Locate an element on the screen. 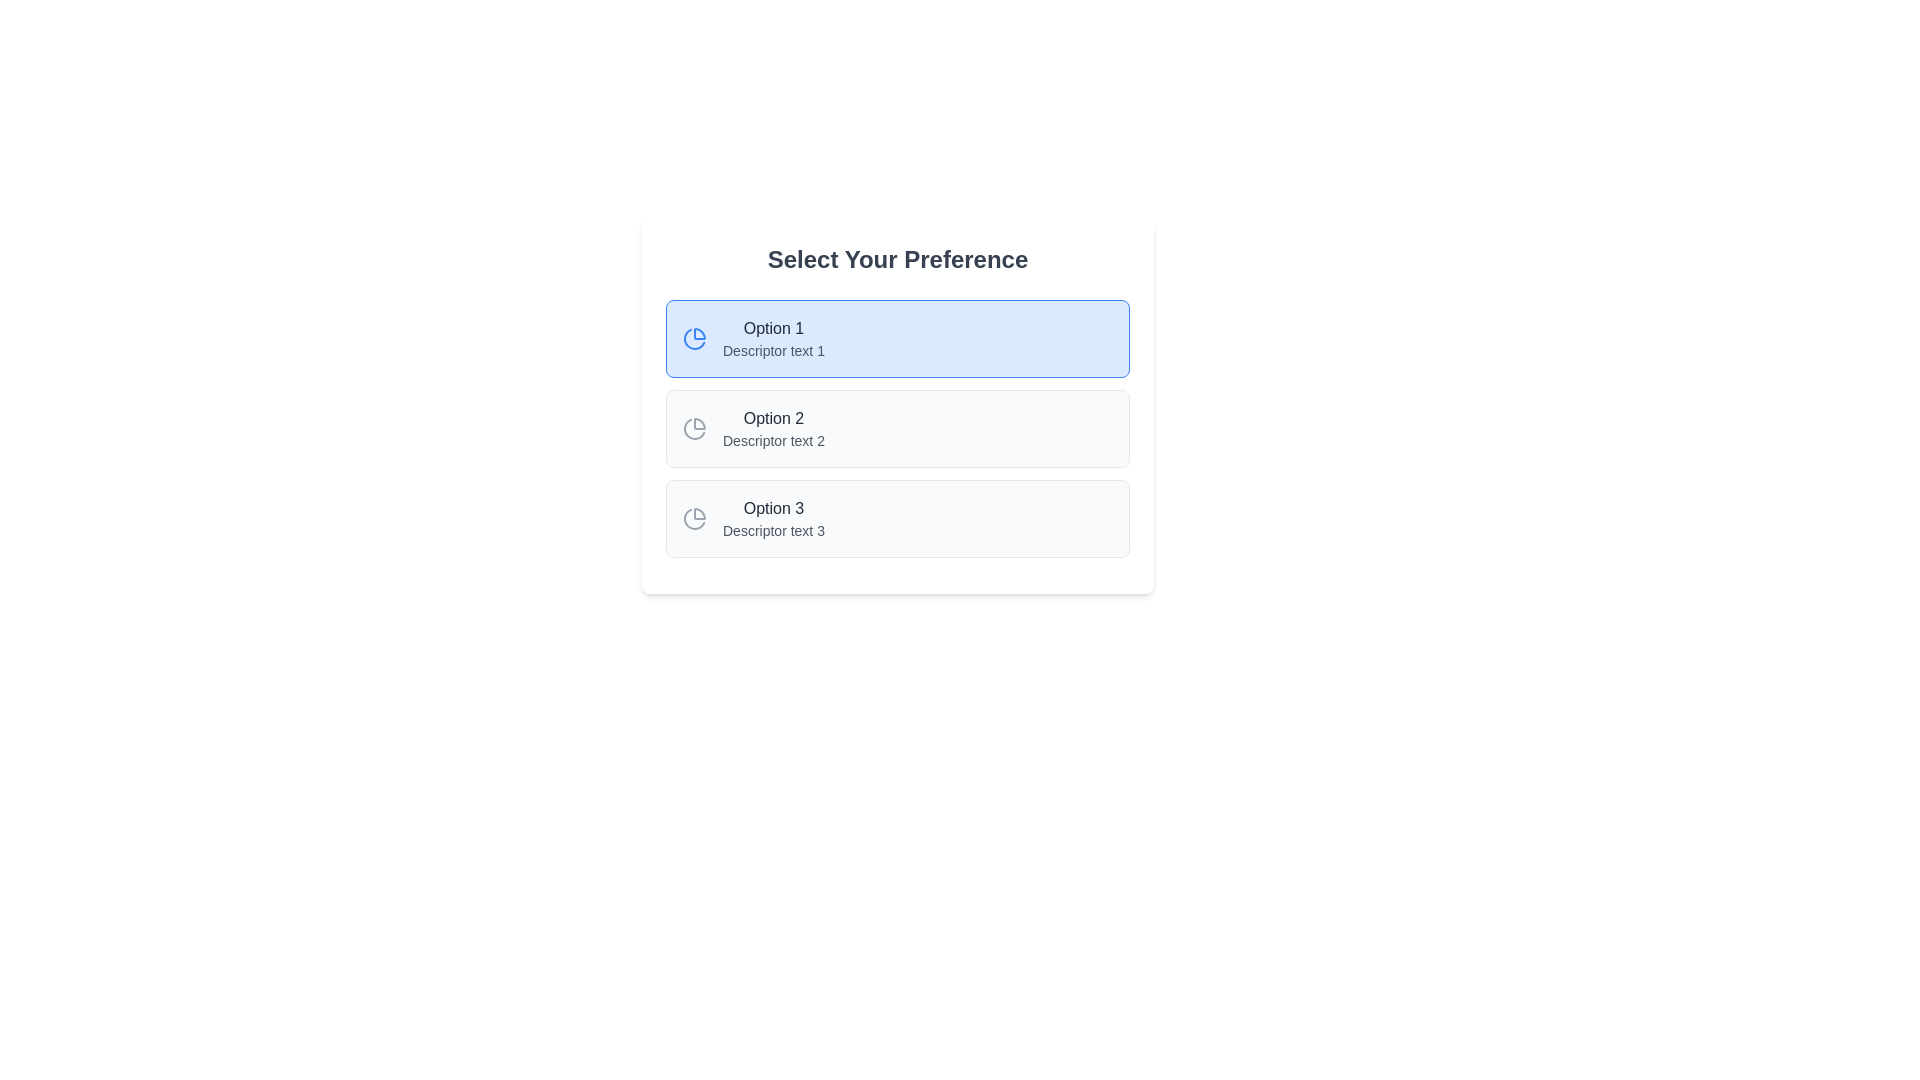 This screenshot has width=1920, height=1080. the second segment of the pie chart icon in the 'Option 1' entry is located at coordinates (694, 338).